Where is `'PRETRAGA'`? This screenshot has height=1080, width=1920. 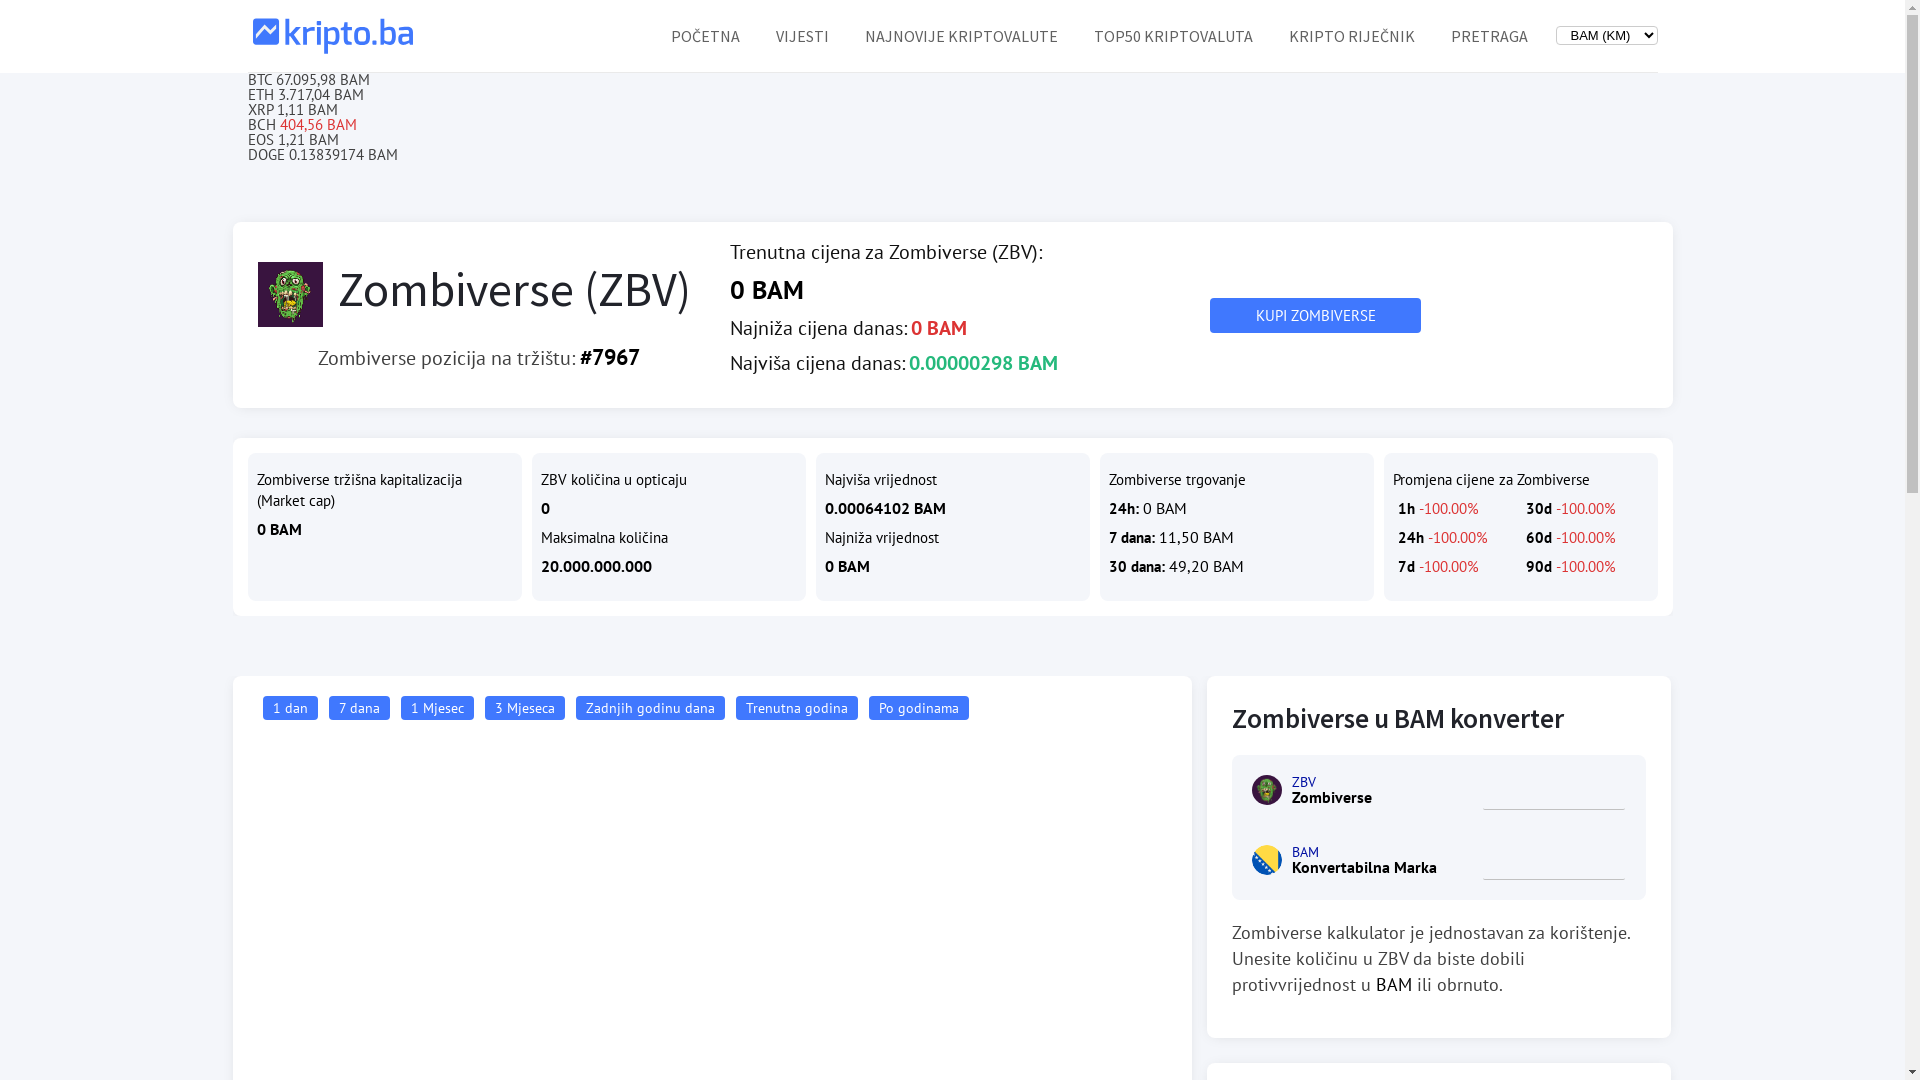 'PRETRAGA' is located at coordinates (1488, 35).